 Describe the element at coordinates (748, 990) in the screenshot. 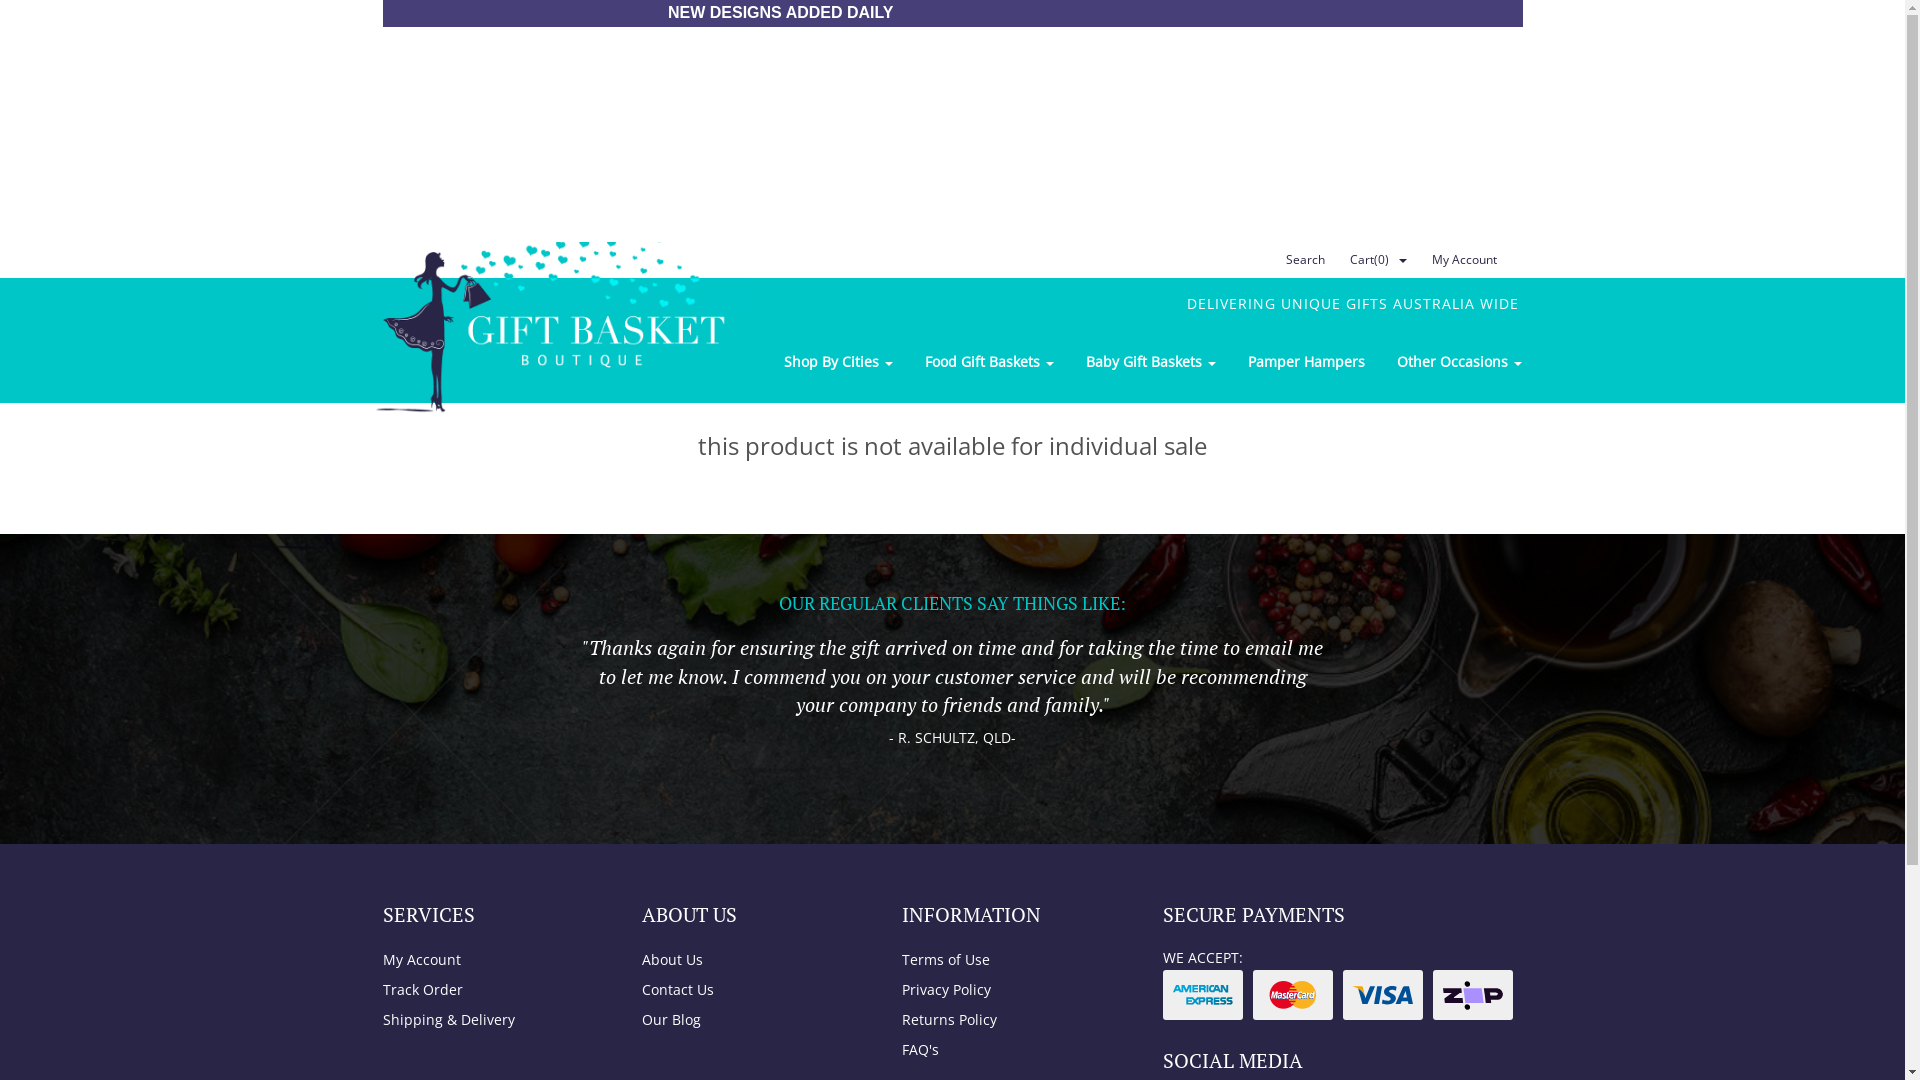

I see `'Contact Us'` at that location.